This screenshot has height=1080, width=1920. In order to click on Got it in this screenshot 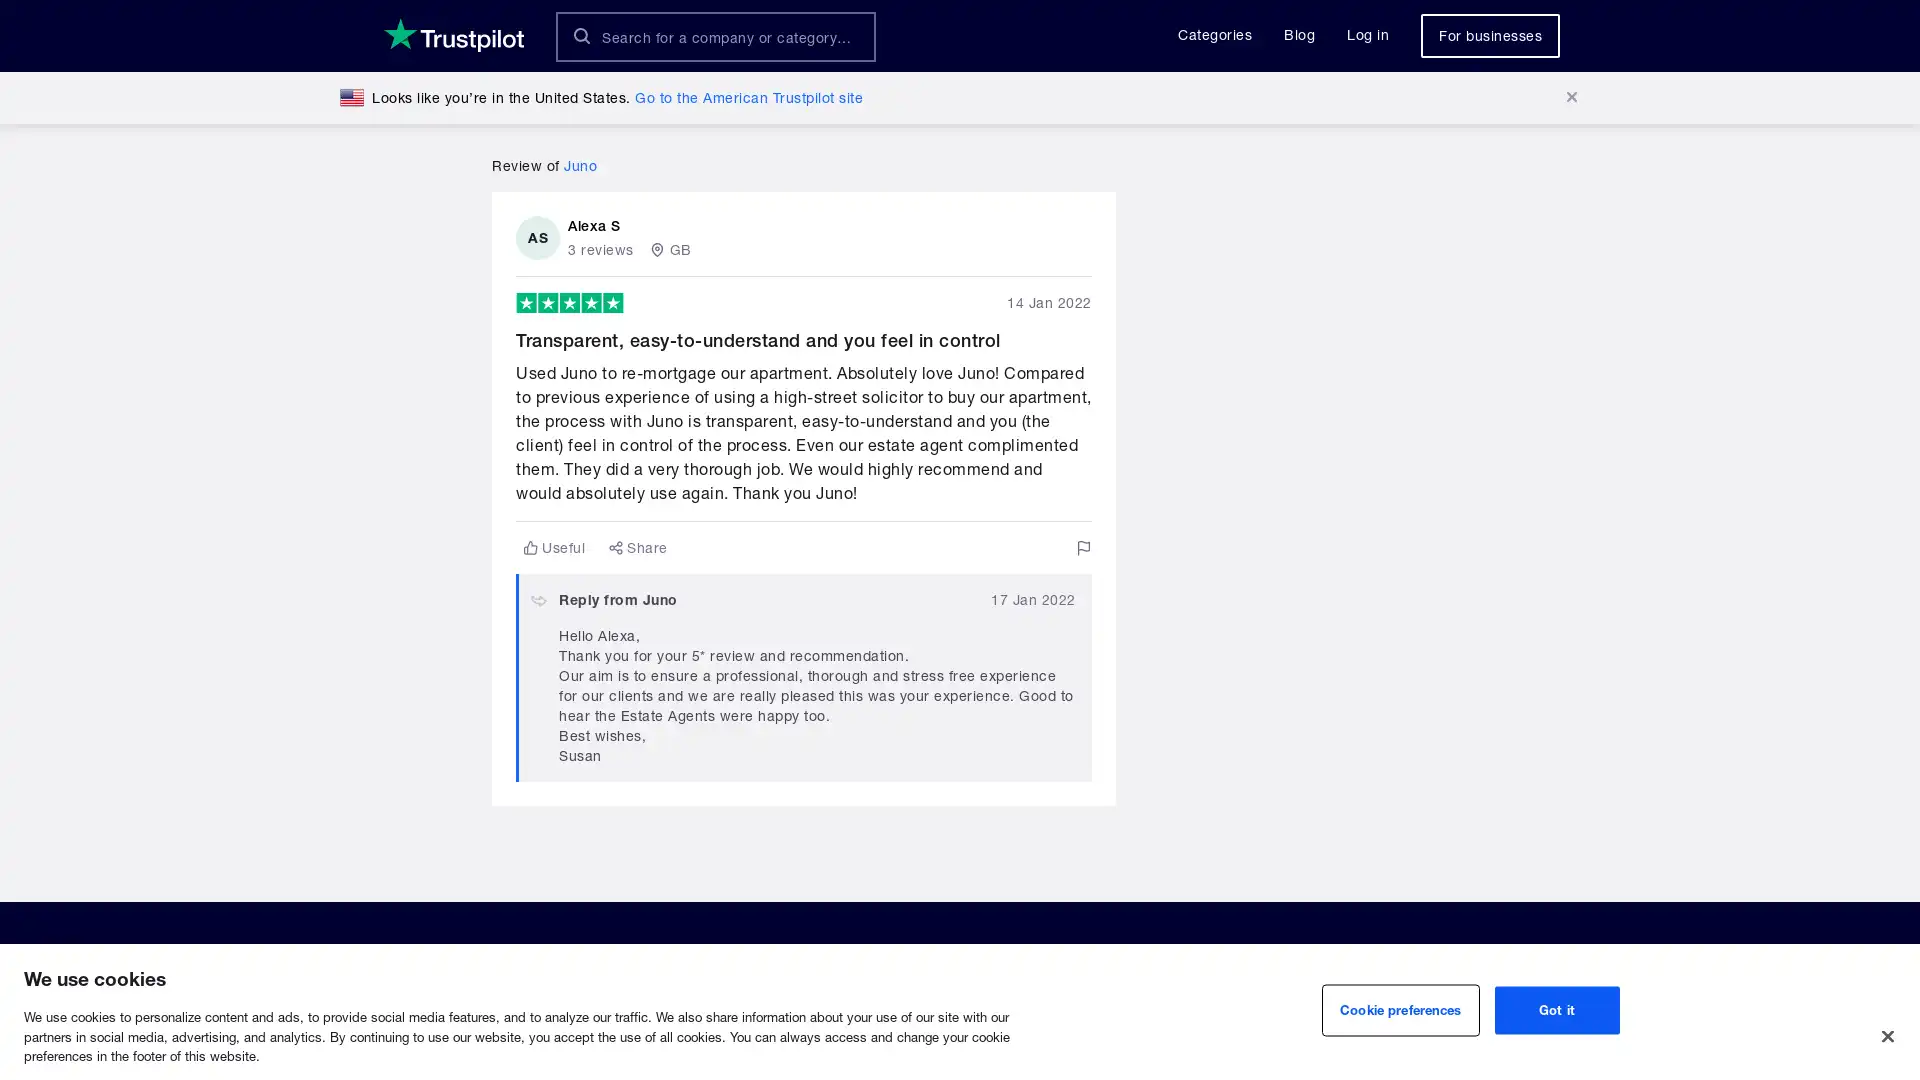, I will do `click(1555, 1010)`.